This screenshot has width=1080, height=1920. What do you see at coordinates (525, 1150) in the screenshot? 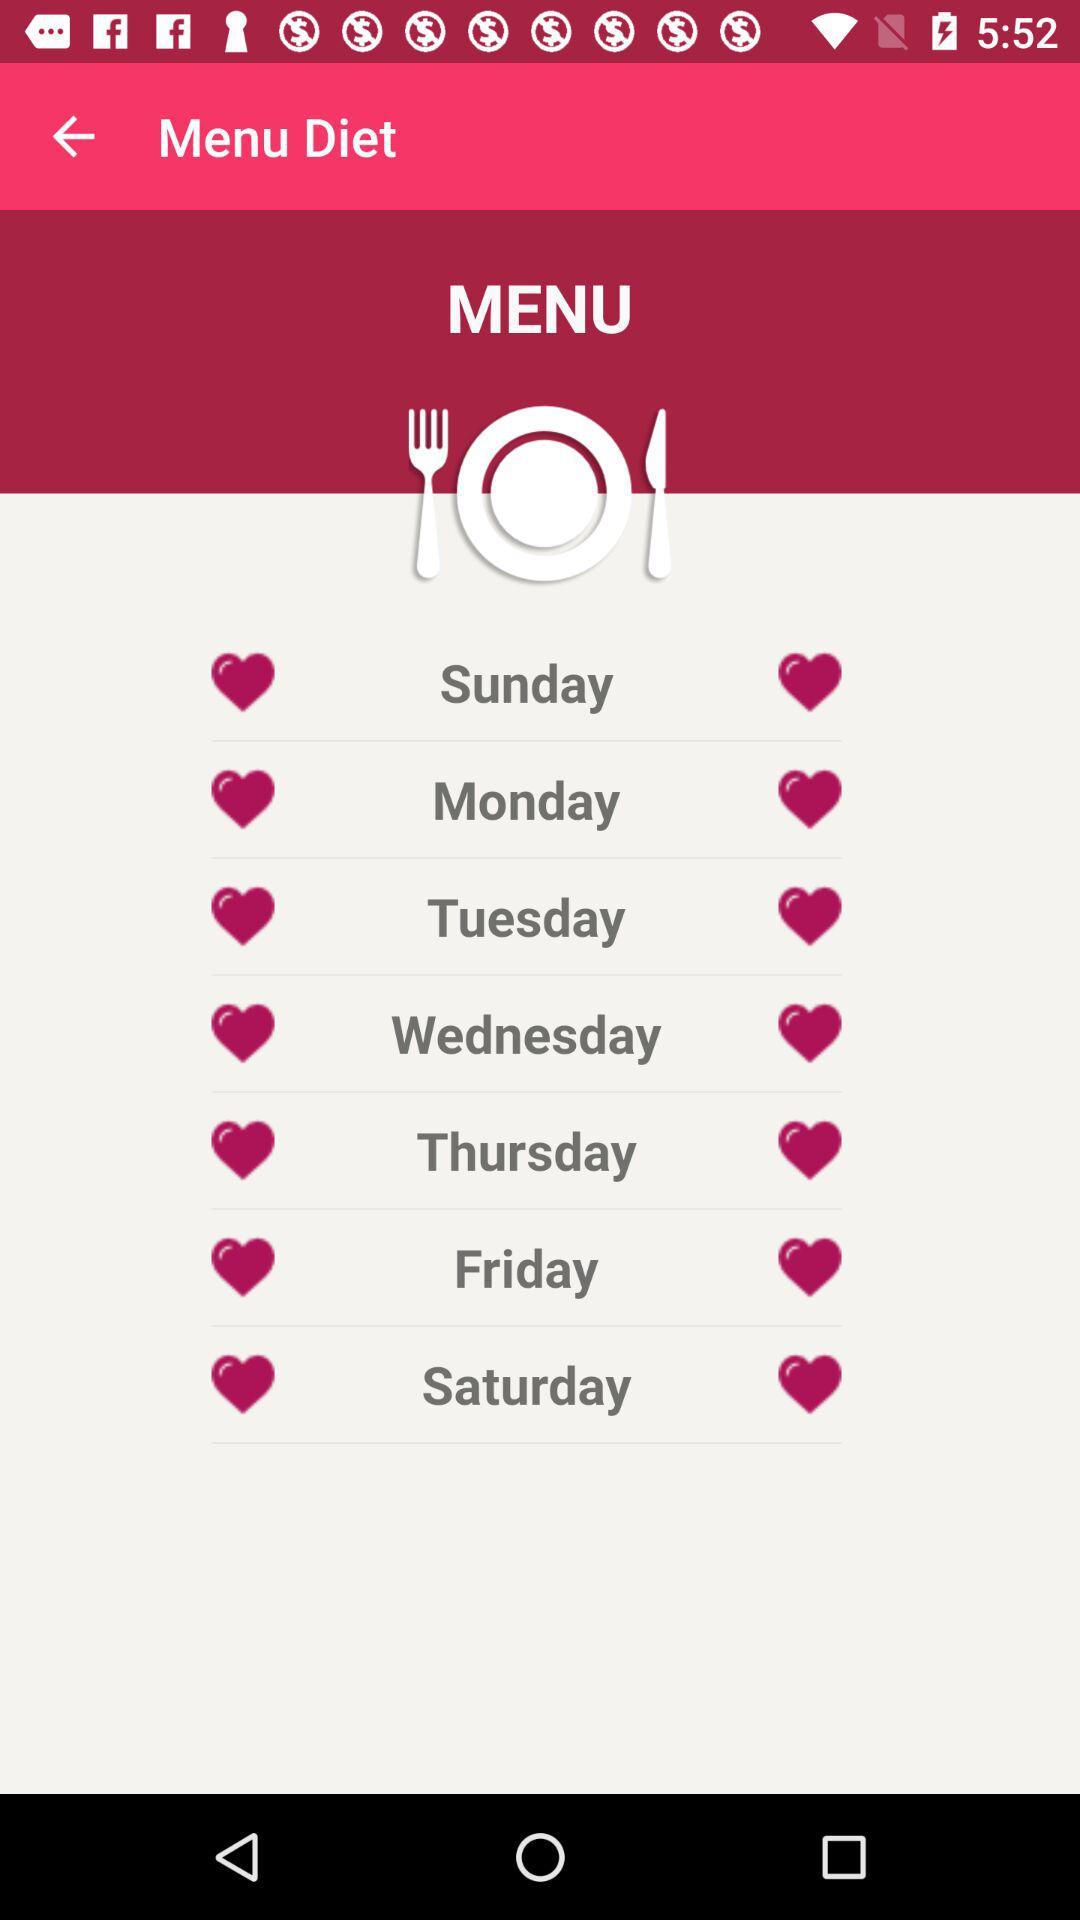
I see `icon above friday` at bounding box center [525, 1150].